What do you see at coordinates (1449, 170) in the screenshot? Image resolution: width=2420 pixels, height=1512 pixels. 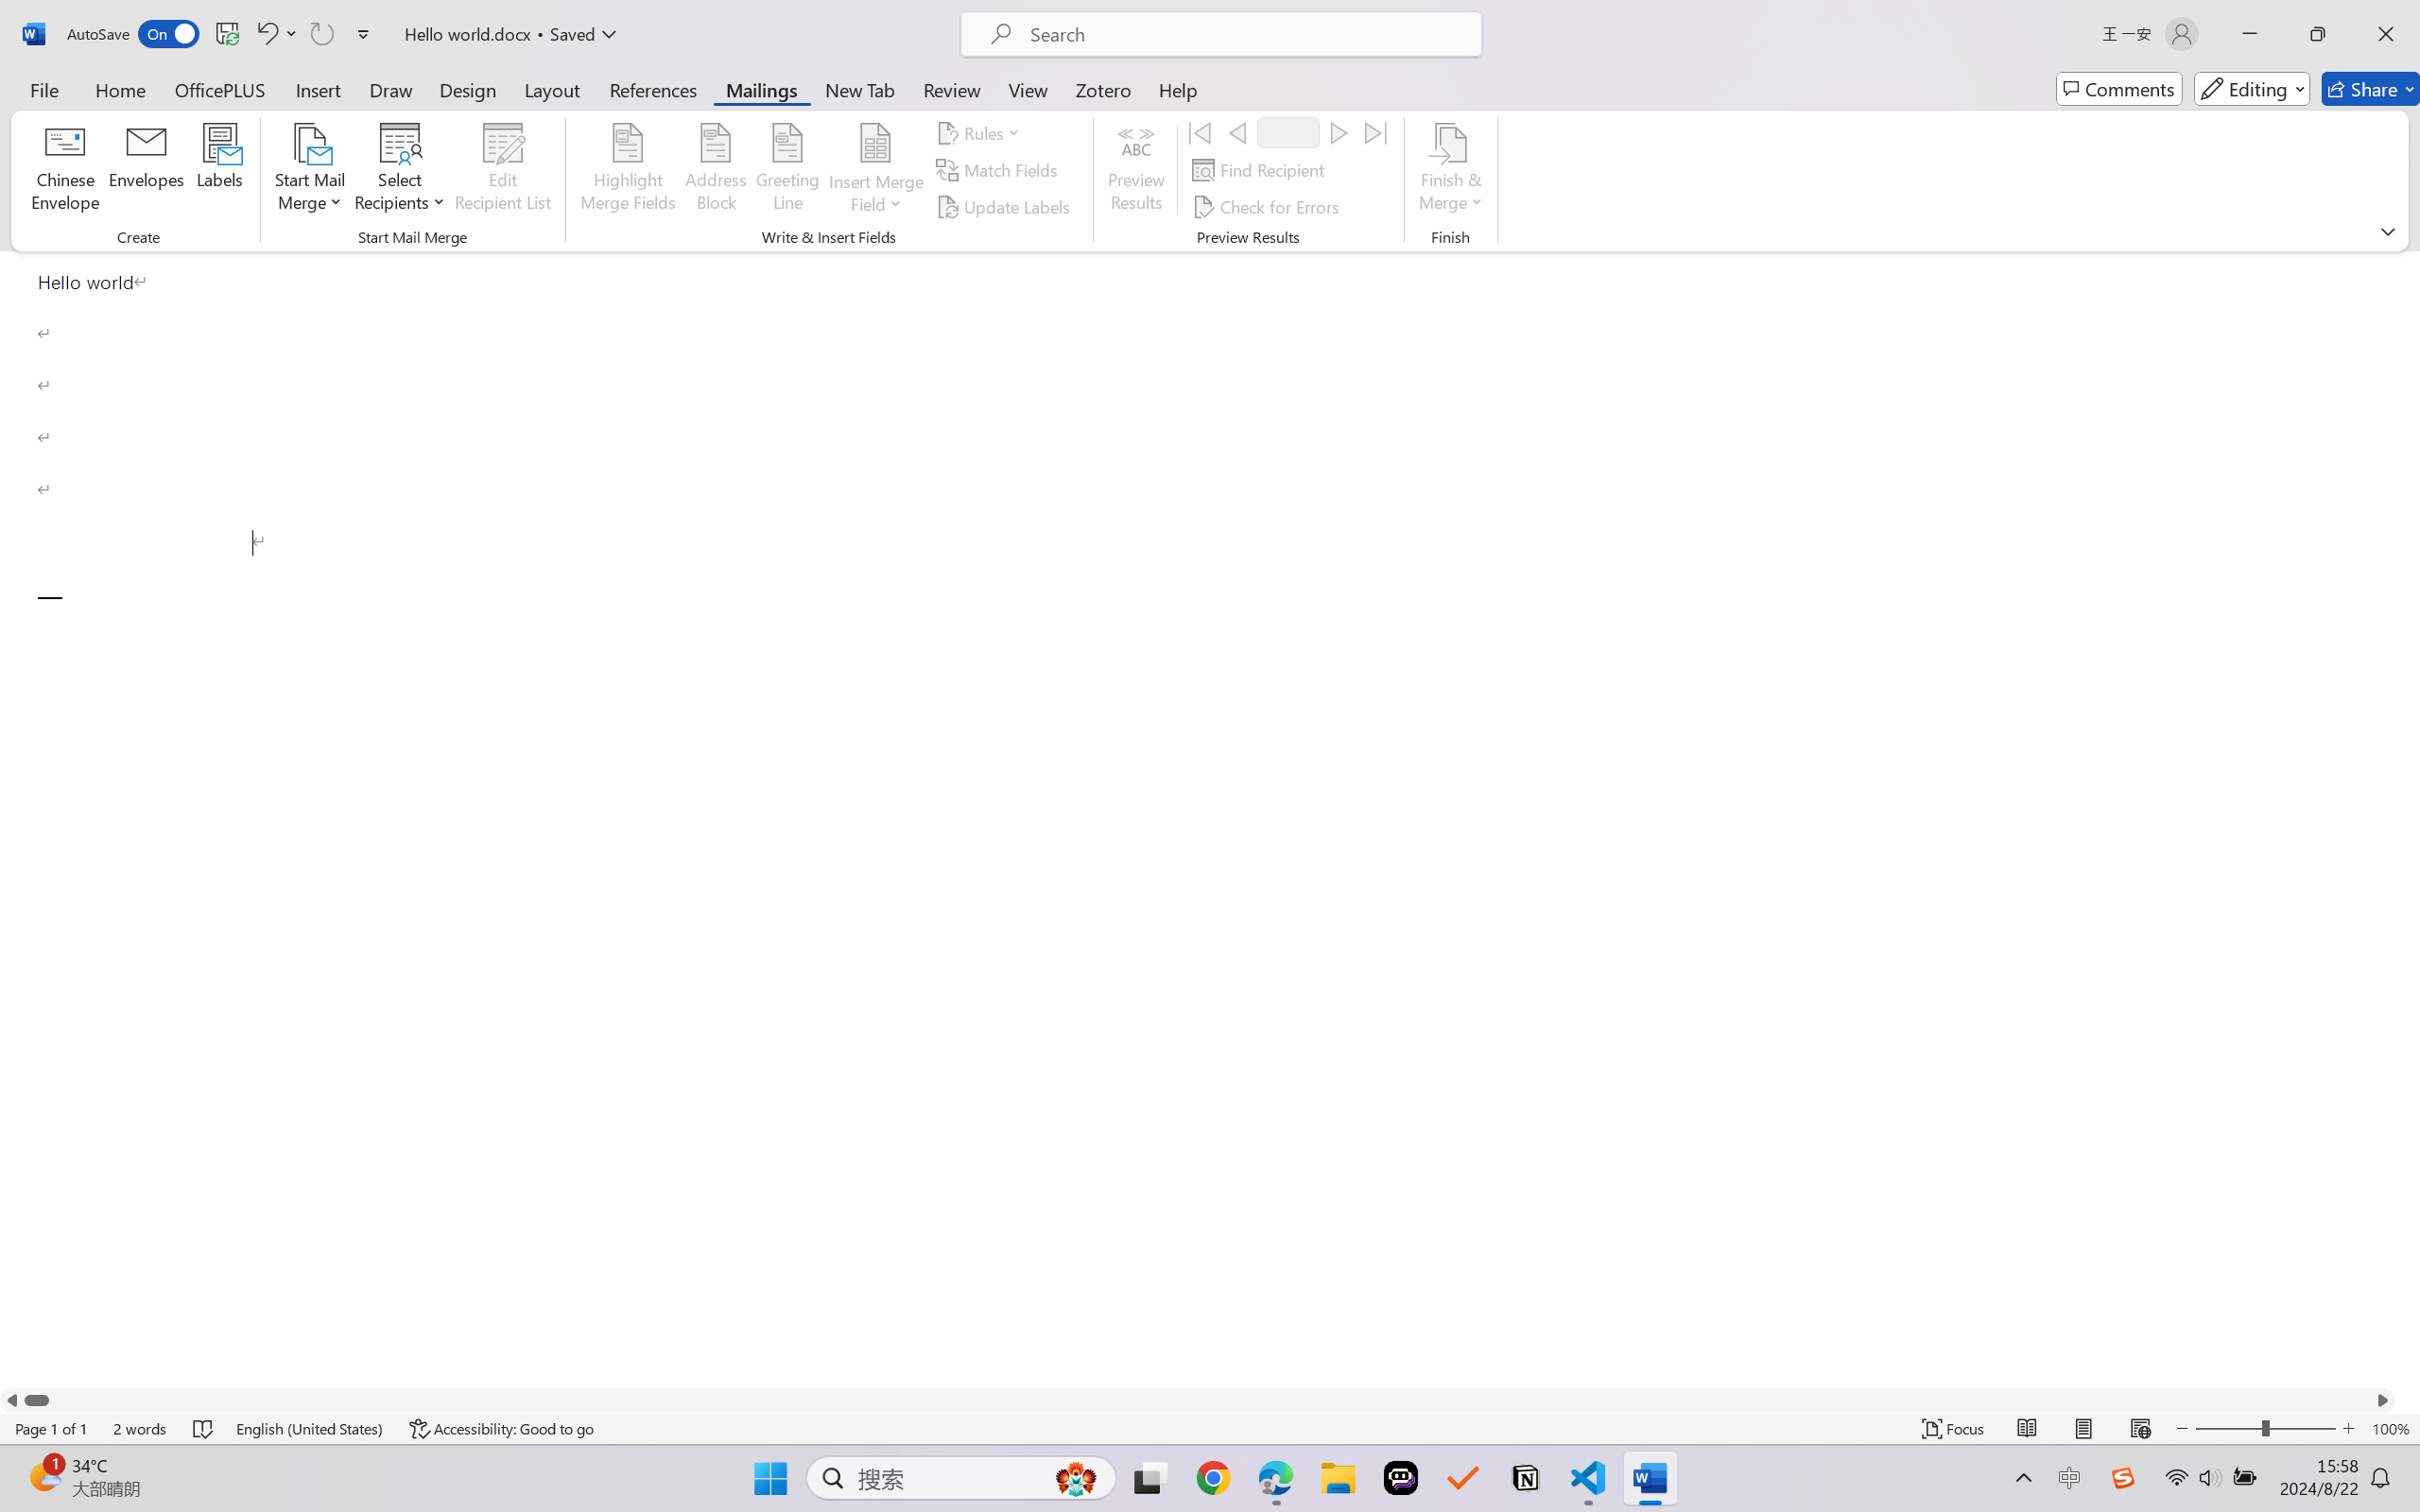 I see `'Finish & Merge'` at bounding box center [1449, 170].